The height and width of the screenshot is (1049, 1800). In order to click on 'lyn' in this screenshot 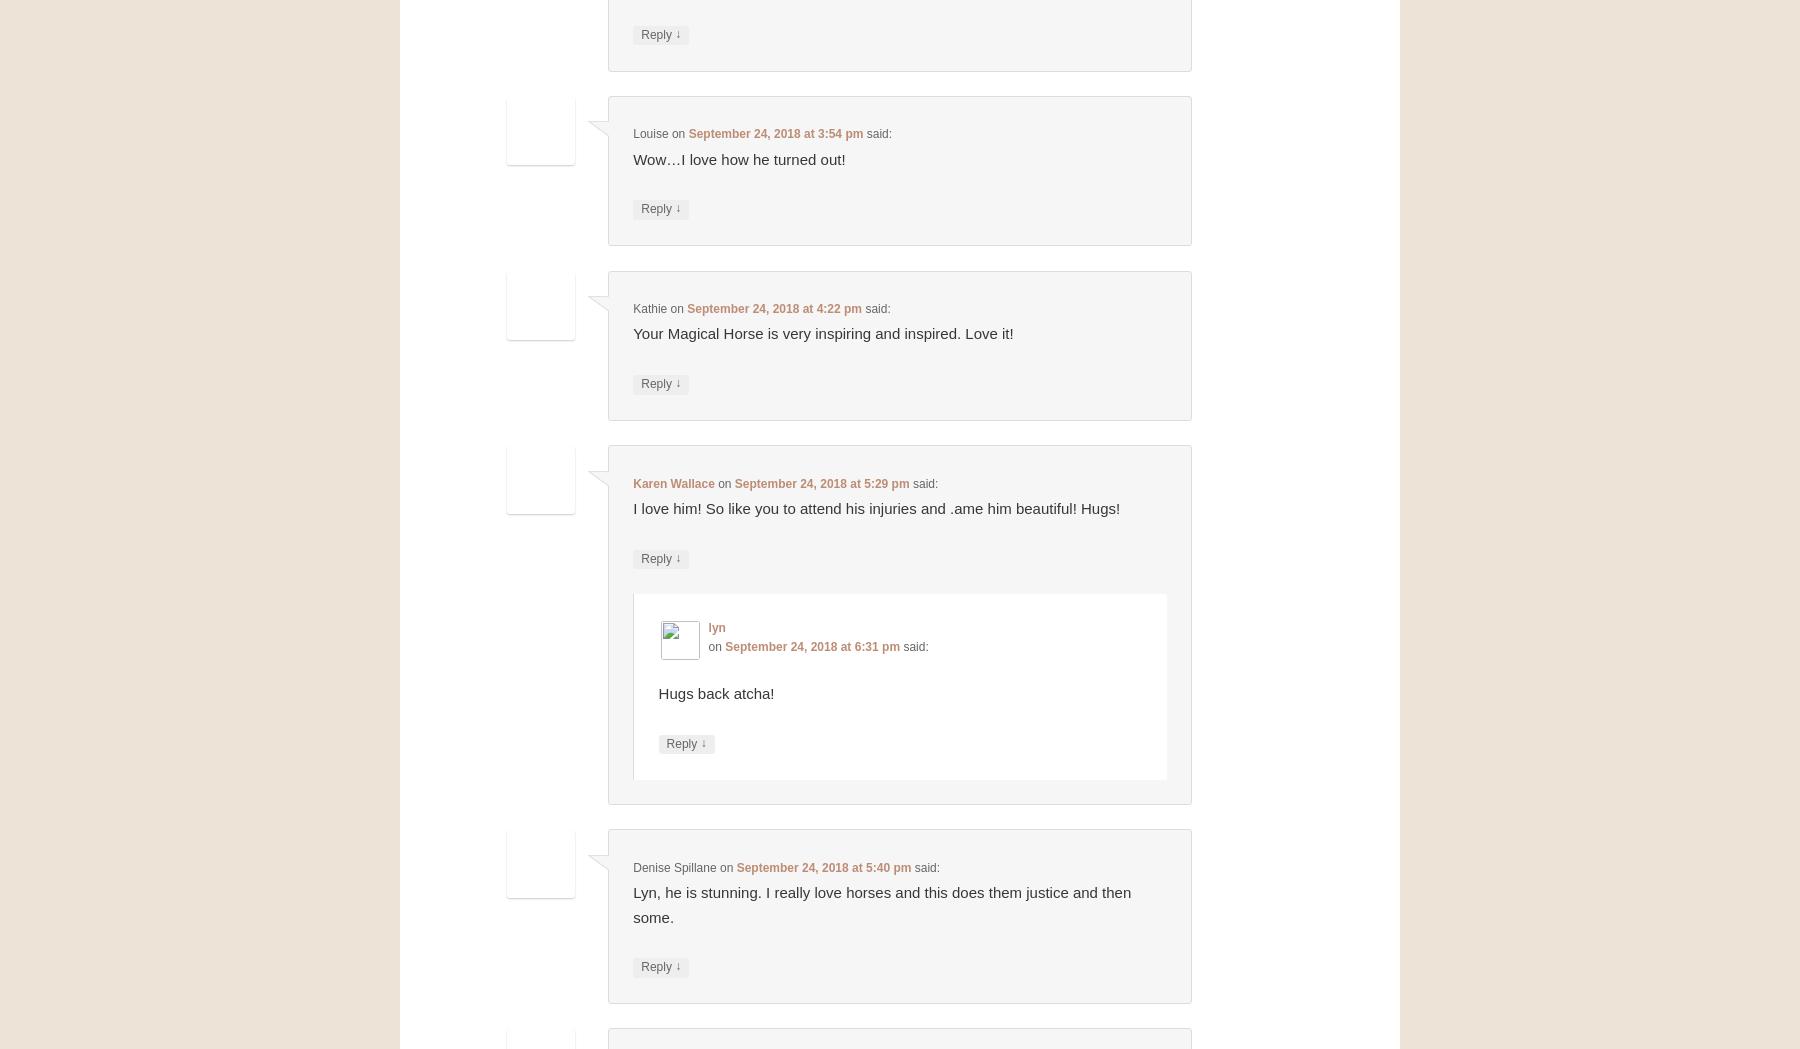, I will do `click(715, 626)`.